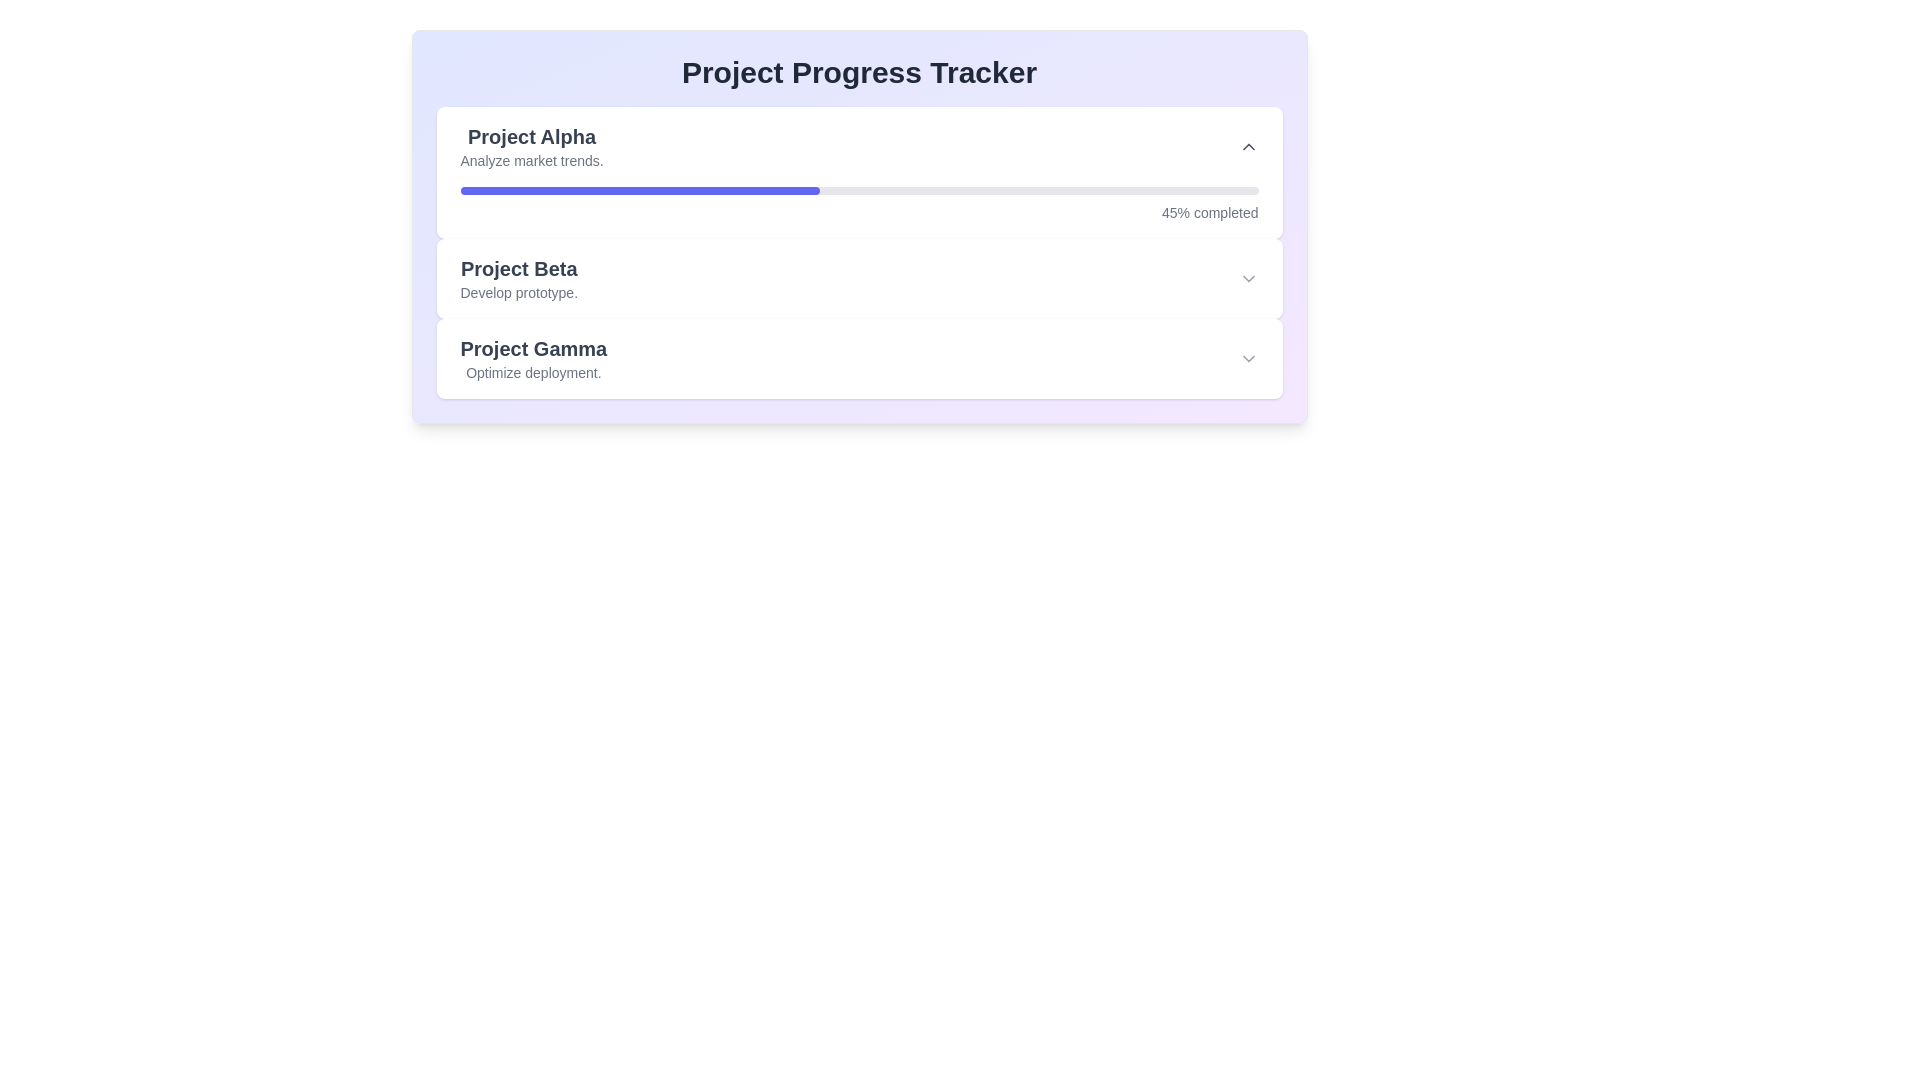 The height and width of the screenshot is (1080, 1920). Describe the element at coordinates (532, 145) in the screenshot. I see `text from the Text Label with Description for 'Project Alpha', which is located in the first project card above the progress bar` at that location.